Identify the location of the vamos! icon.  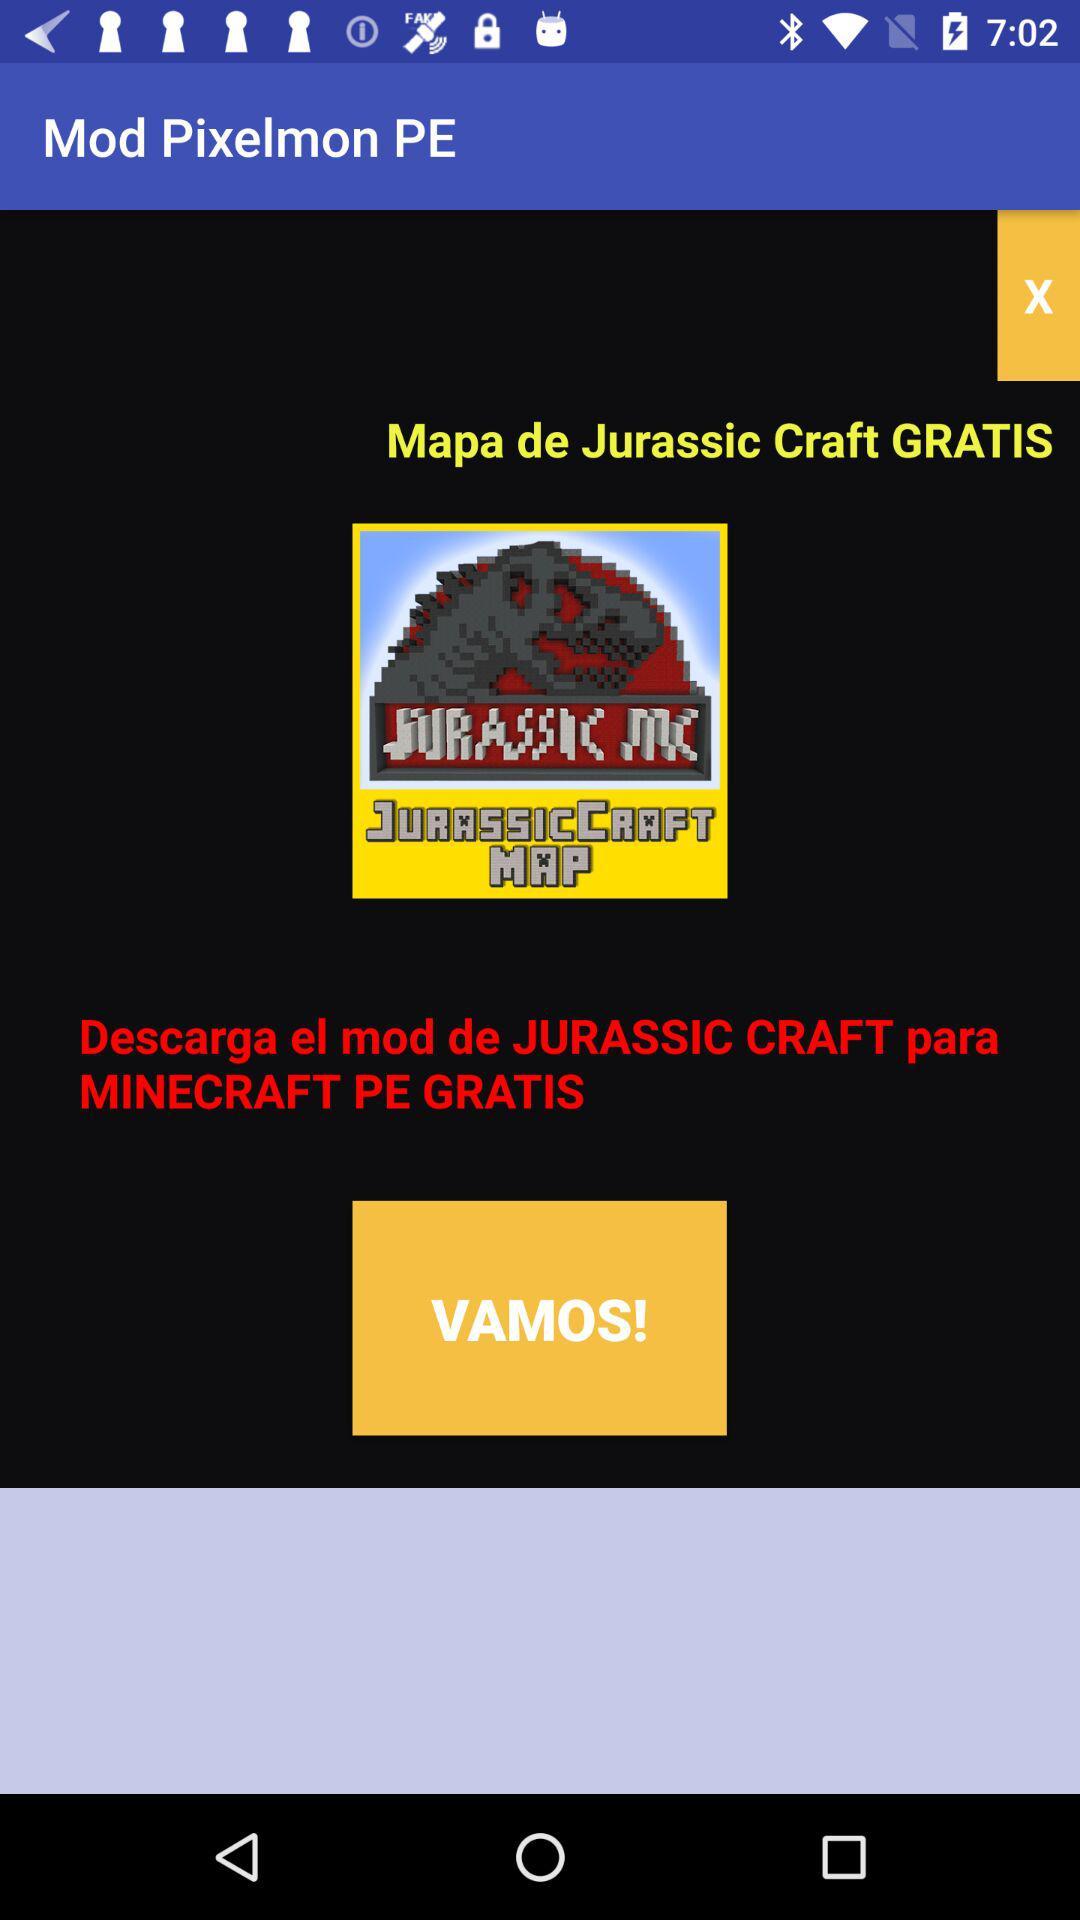
(538, 1318).